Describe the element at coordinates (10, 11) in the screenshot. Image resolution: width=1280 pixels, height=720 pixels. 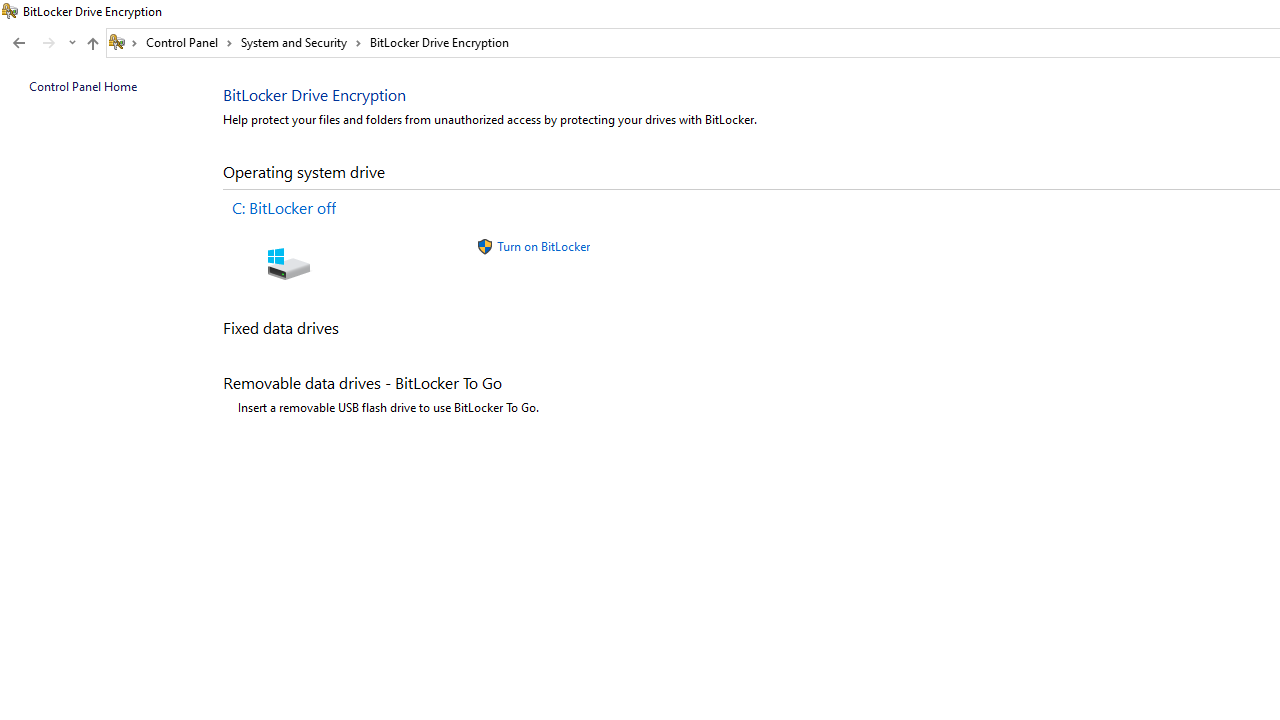
I see `'System'` at that location.